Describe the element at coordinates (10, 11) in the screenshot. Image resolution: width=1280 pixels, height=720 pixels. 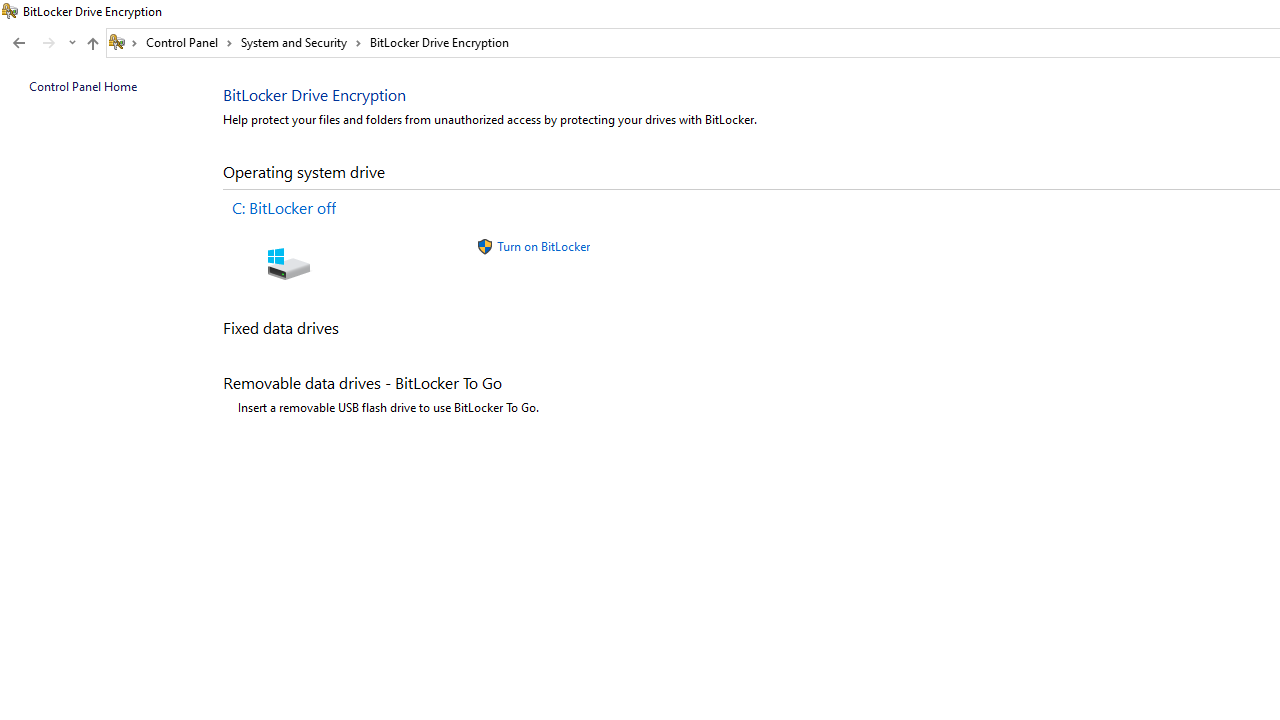
I see `'System'` at that location.